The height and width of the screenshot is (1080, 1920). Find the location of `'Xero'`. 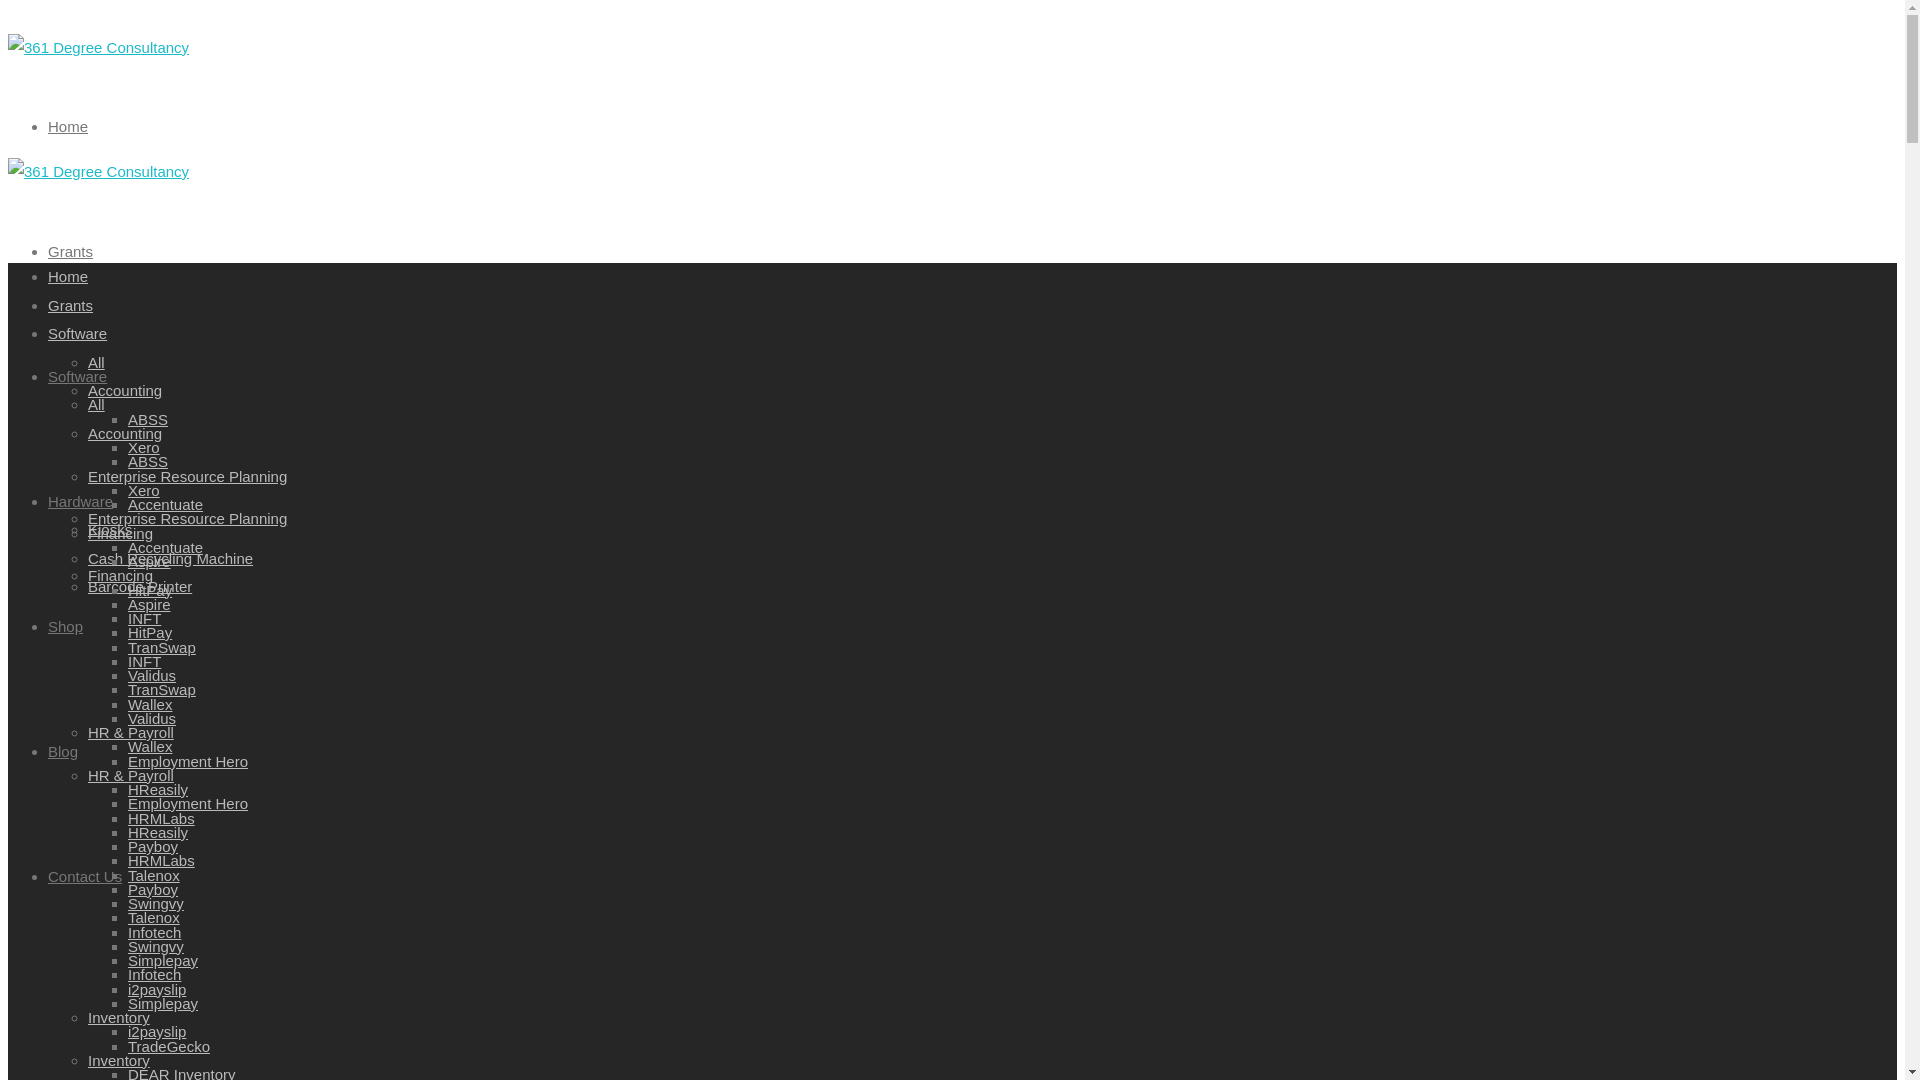

'Xero' is located at coordinates (127, 490).